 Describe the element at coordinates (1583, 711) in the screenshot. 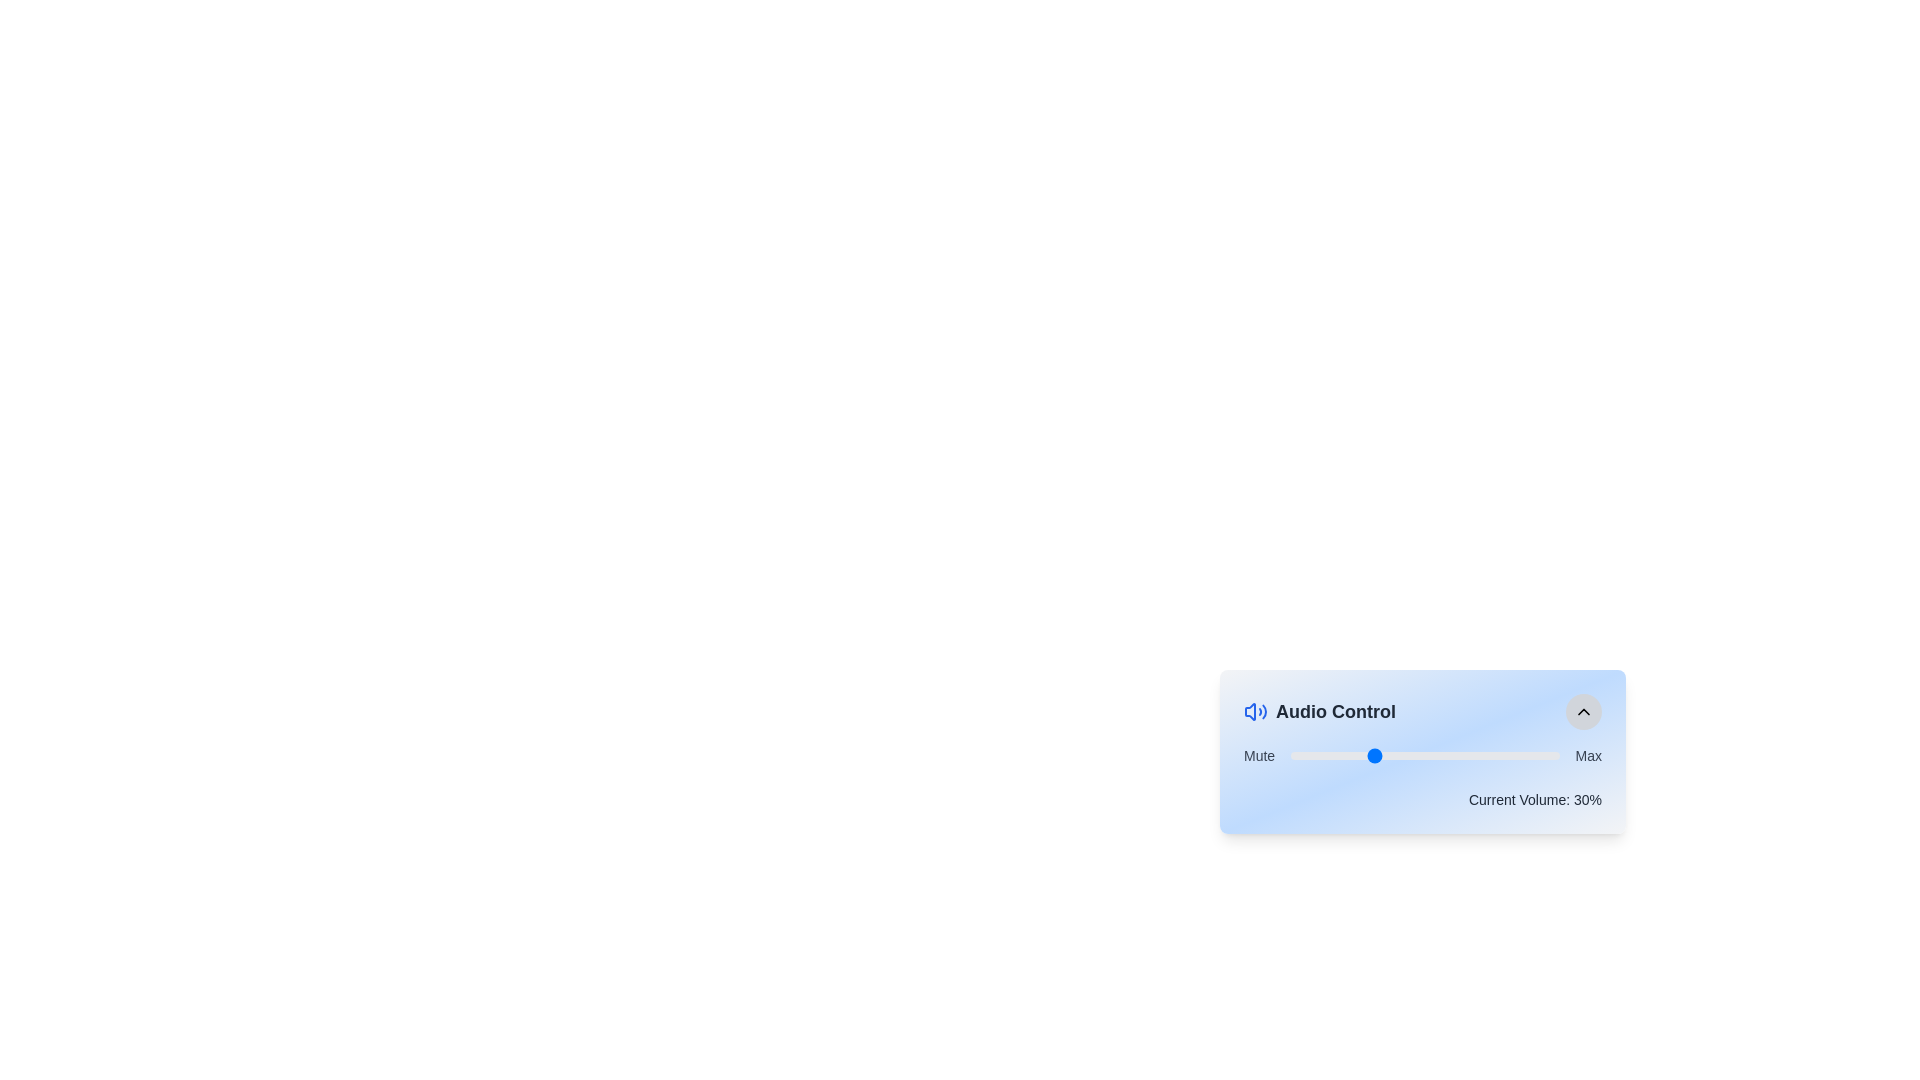

I see `the small circular button with a grey background and an upward pointing chevron icon located at the top-right corner of the 'Audio Control' component` at that location.